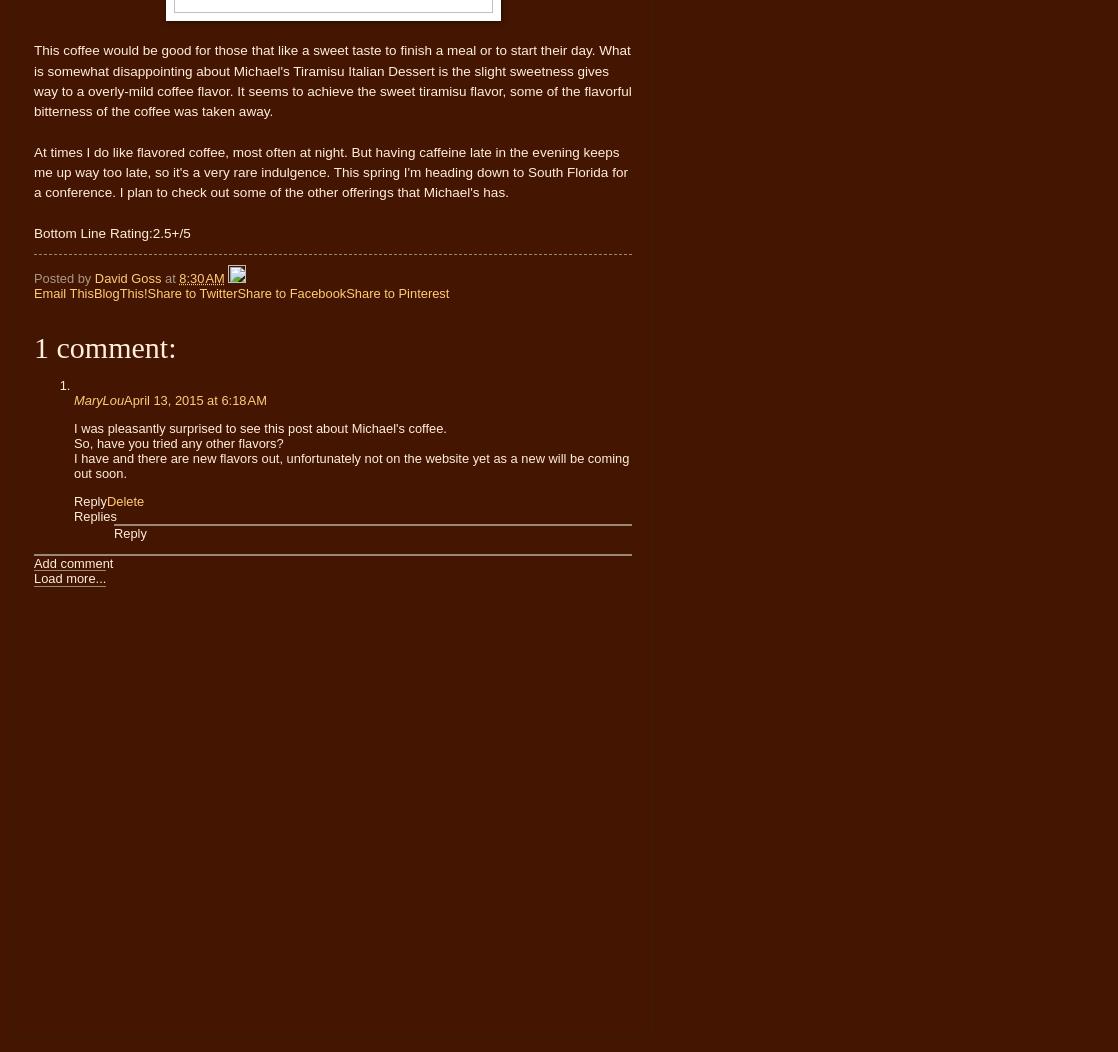 This screenshot has height=1052, width=1118. What do you see at coordinates (124, 499) in the screenshot?
I see `'Delete'` at bounding box center [124, 499].